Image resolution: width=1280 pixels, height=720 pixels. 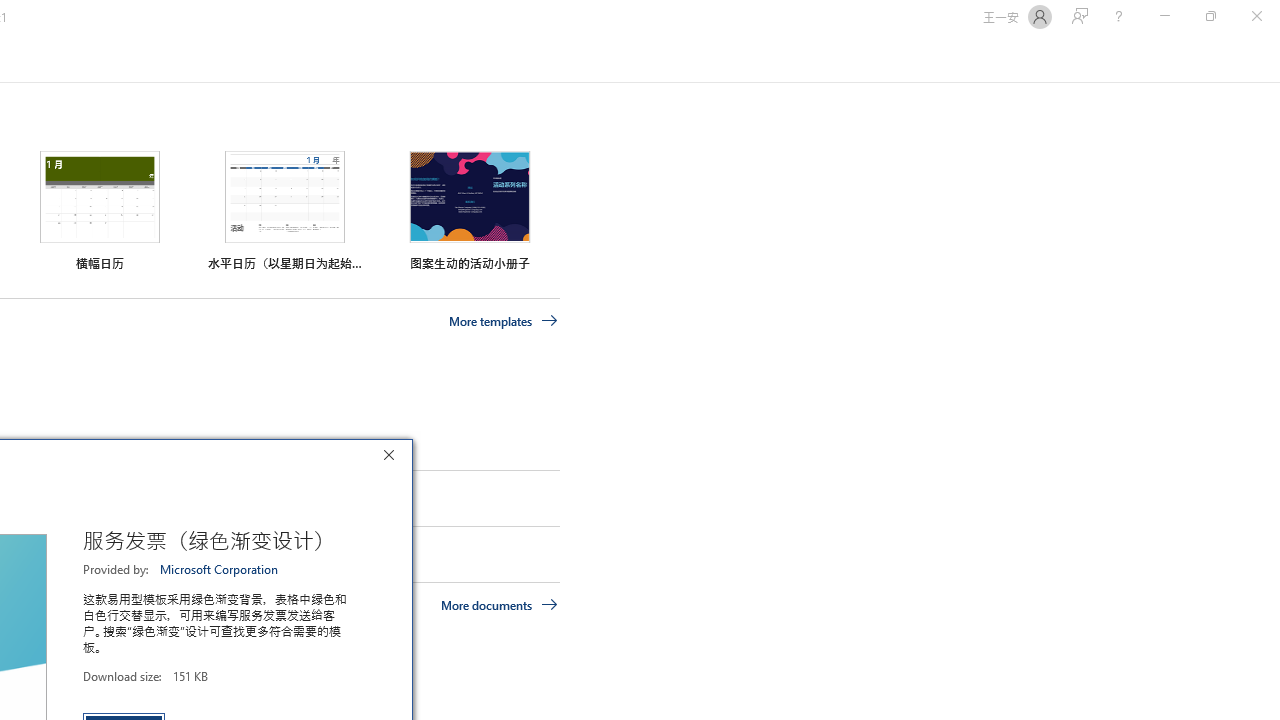 I want to click on 'Restore Down', so click(x=1209, y=16).